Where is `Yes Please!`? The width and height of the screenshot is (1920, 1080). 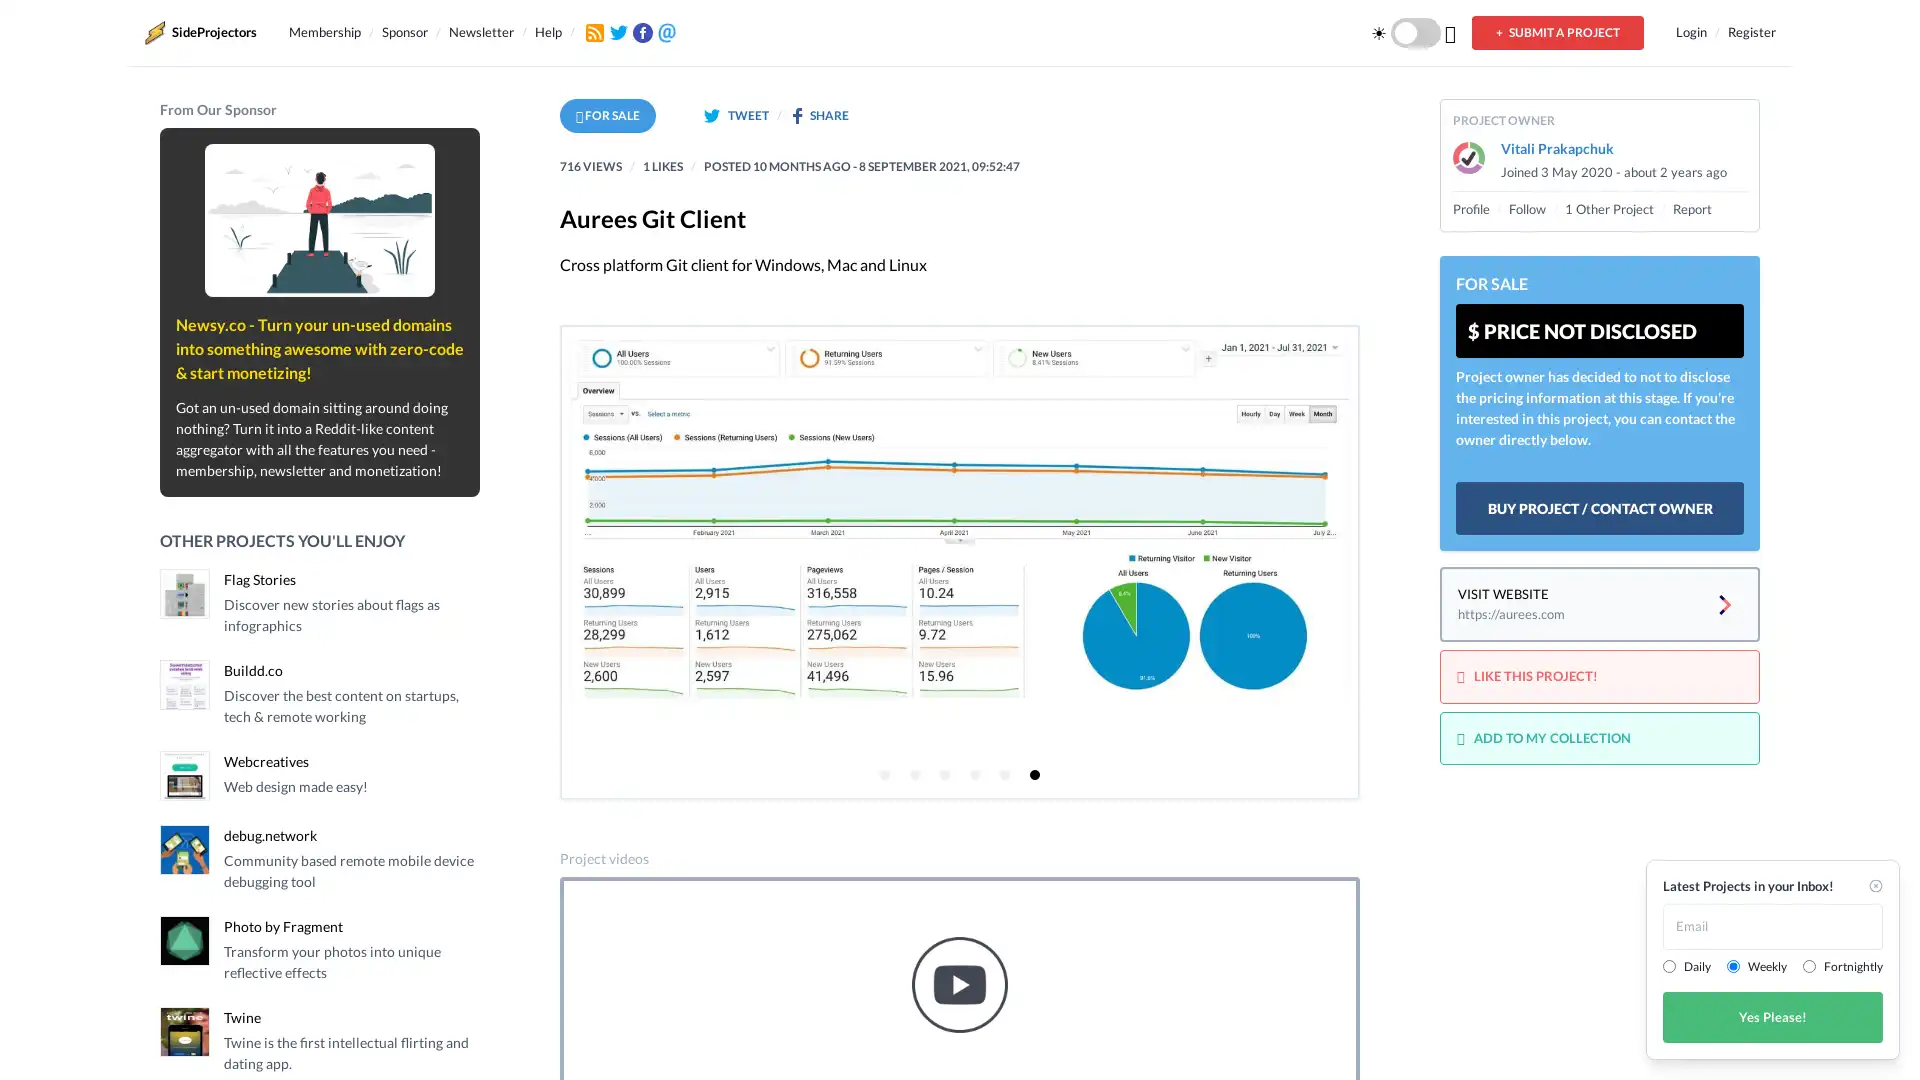
Yes Please! is located at coordinates (1772, 1017).